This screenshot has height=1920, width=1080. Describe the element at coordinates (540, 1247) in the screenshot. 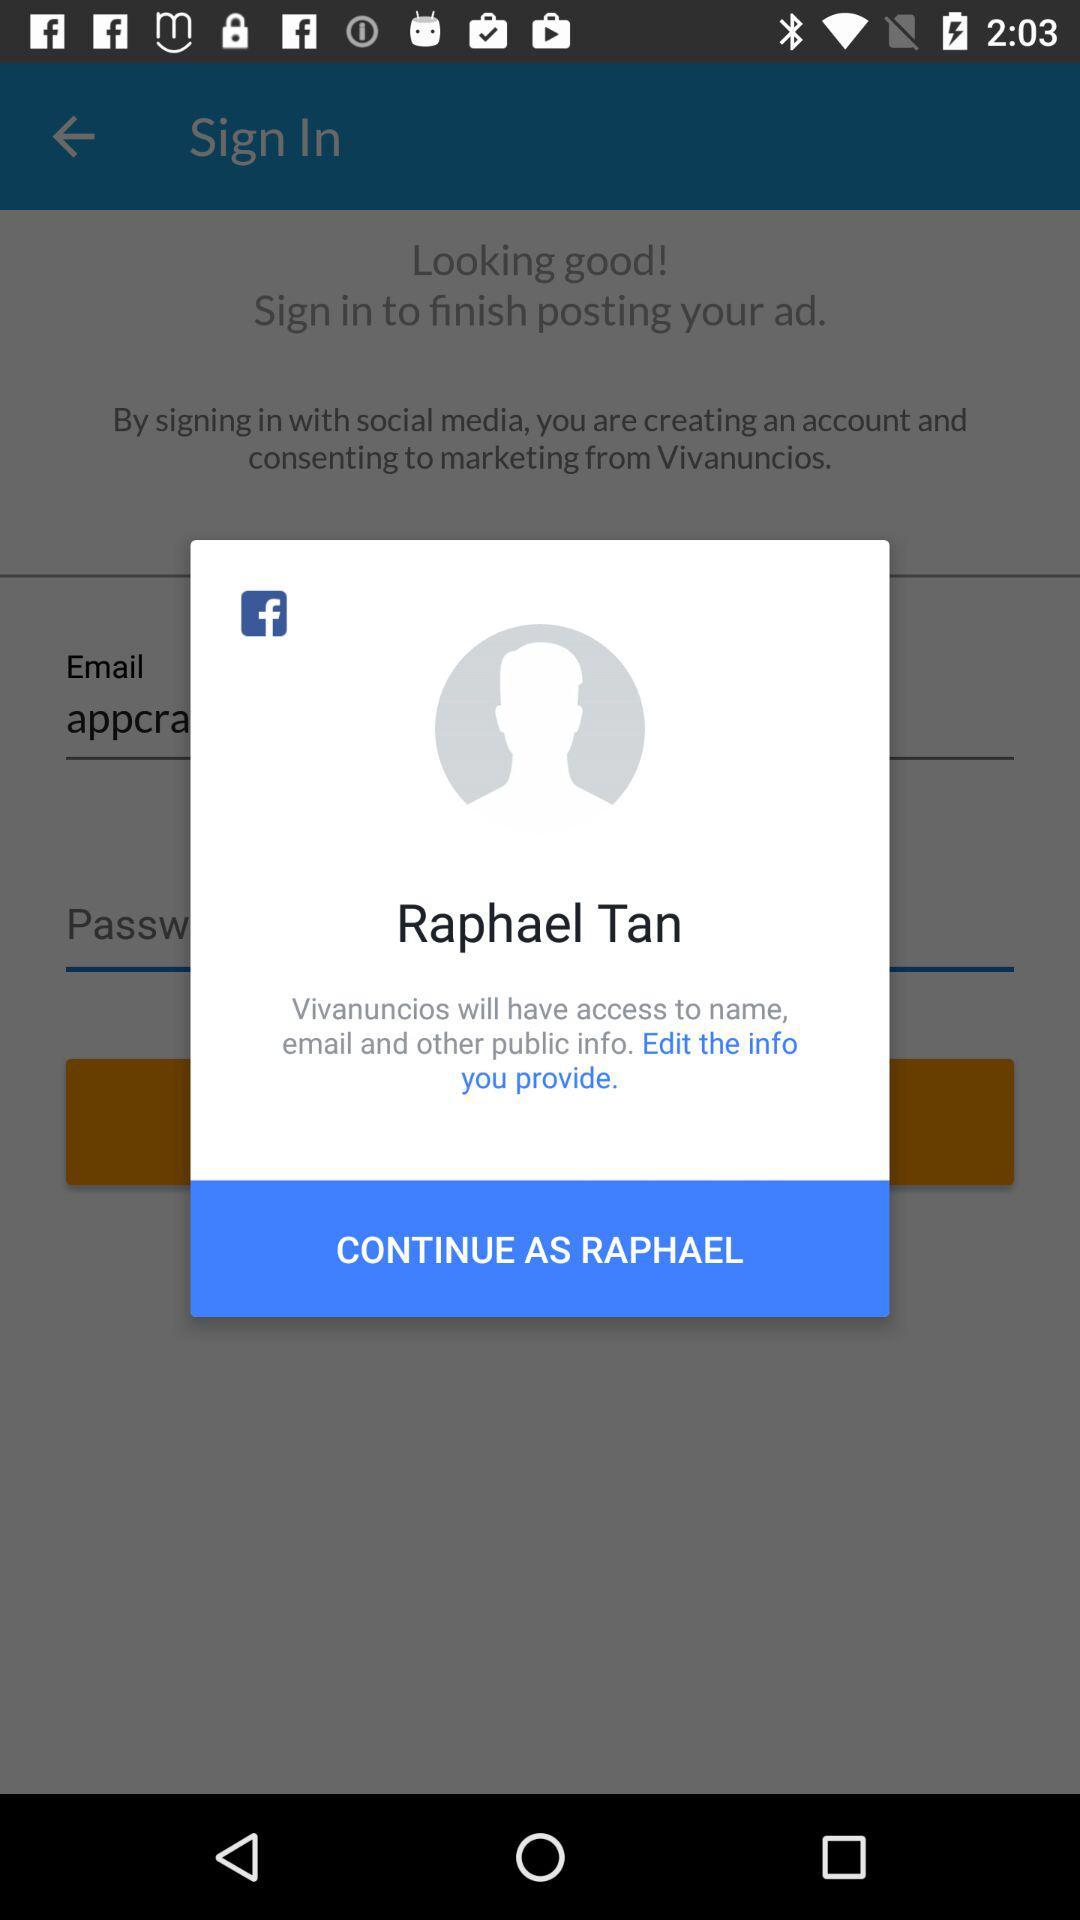

I see `continue as raphael` at that location.